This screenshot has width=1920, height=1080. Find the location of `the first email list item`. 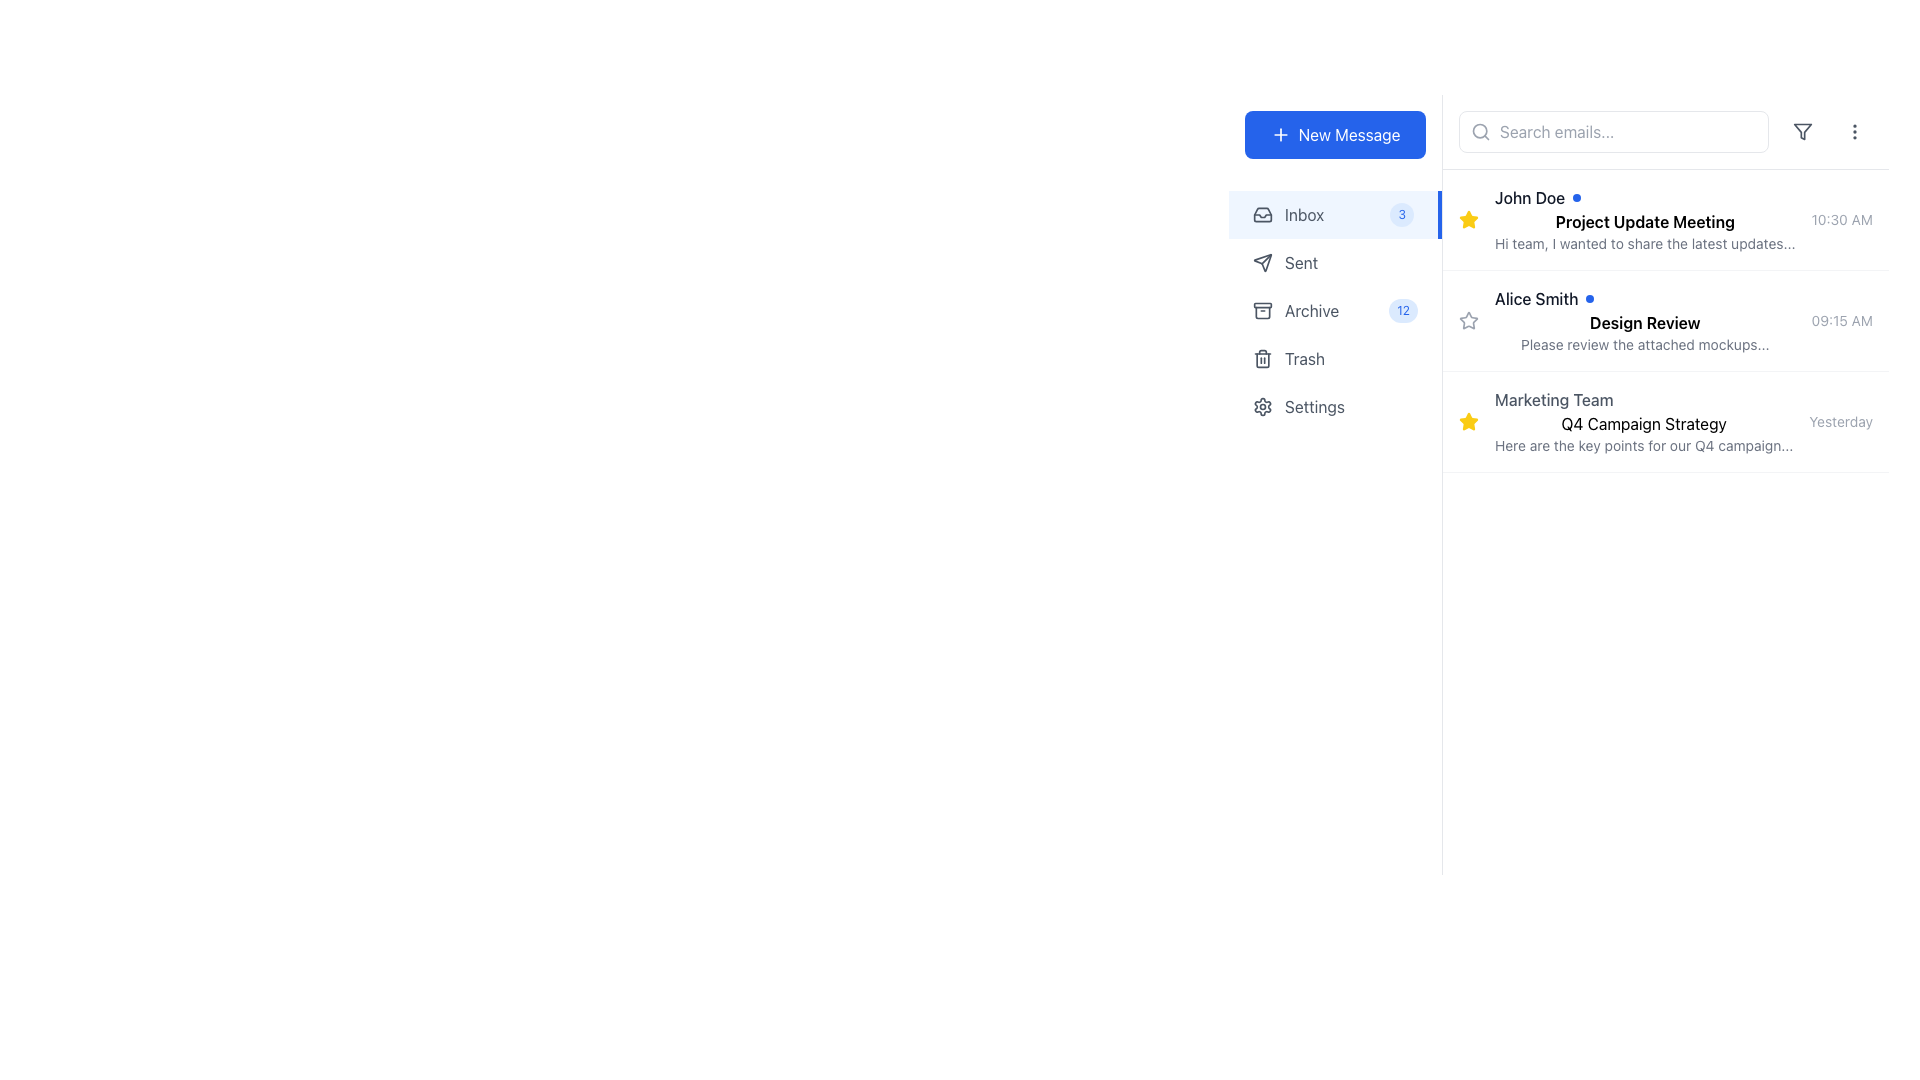

the first email list item is located at coordinates (1665, 219).